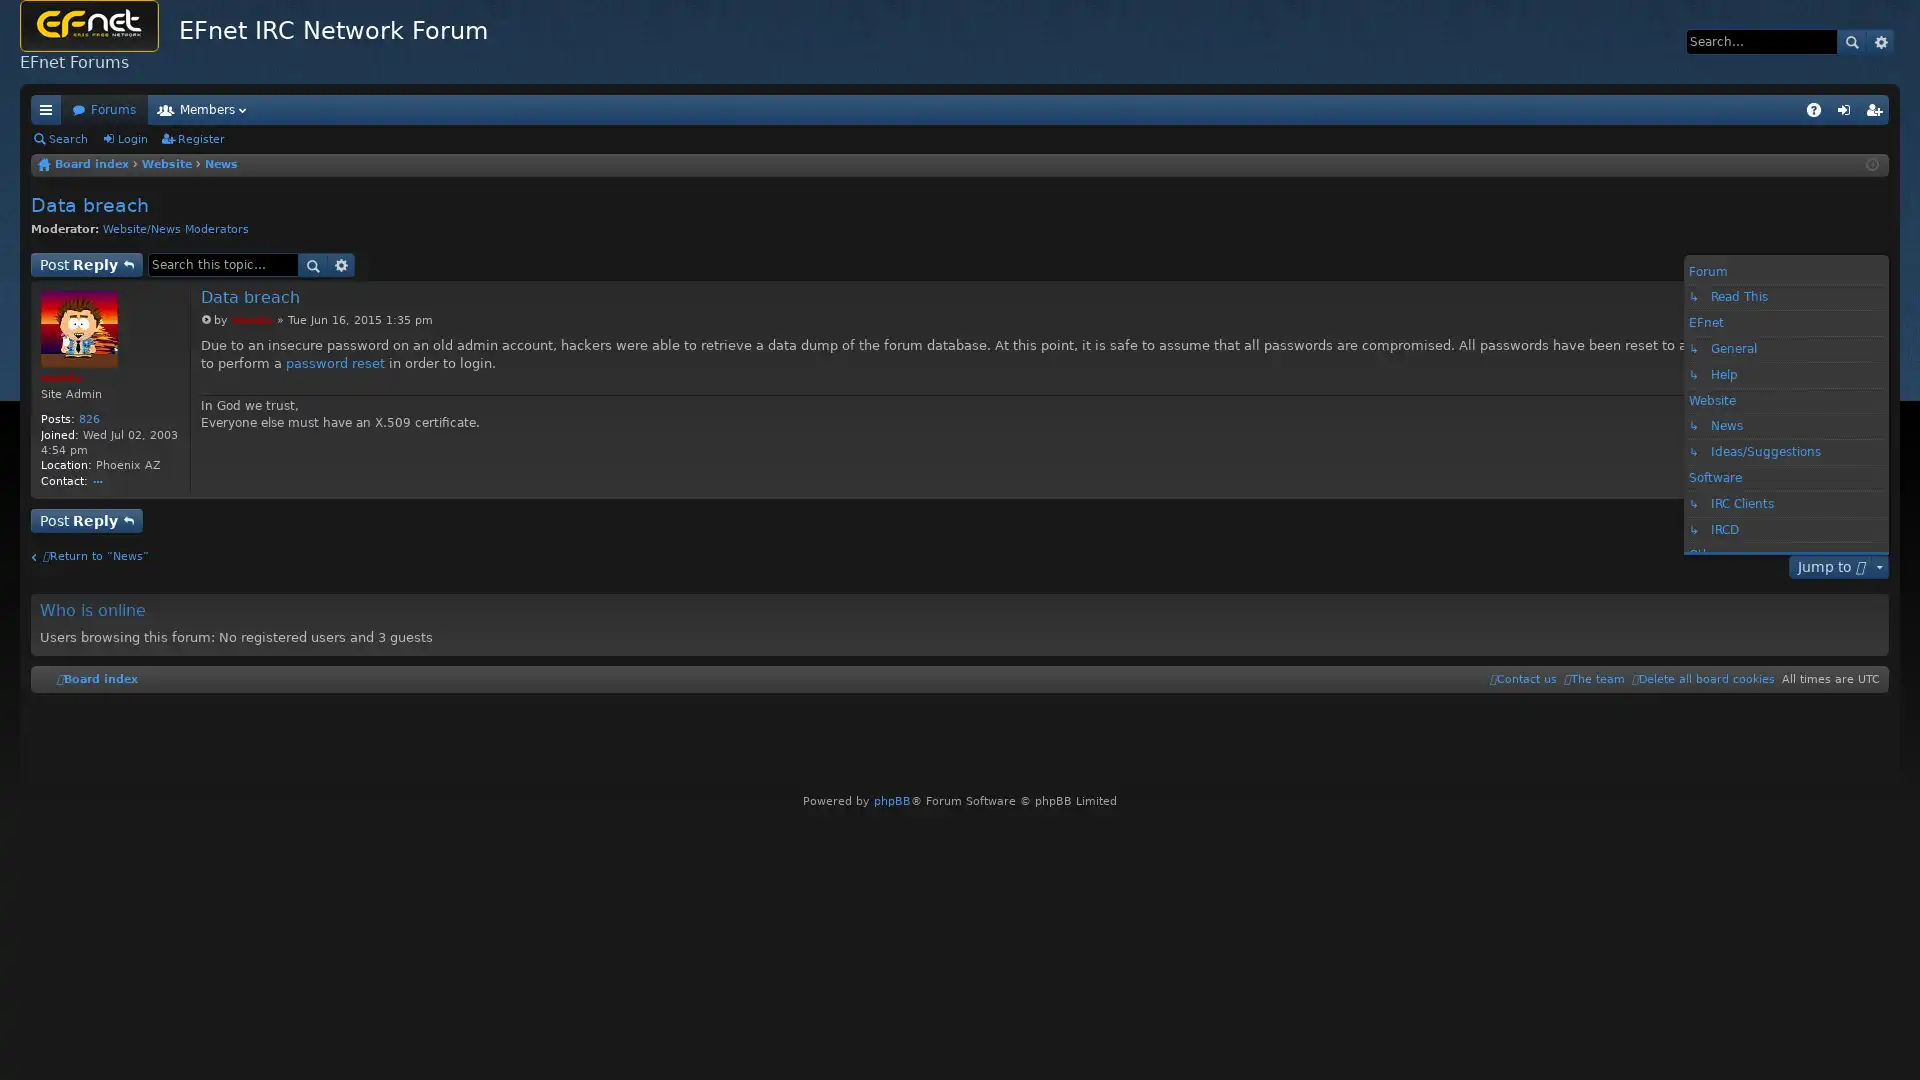 Image resolution: width=1920 pixels, height=1080 pixels. What do you see at coordinates (311, 264) in the screenshot?
I see `Search` at bounding box center [311, 264].